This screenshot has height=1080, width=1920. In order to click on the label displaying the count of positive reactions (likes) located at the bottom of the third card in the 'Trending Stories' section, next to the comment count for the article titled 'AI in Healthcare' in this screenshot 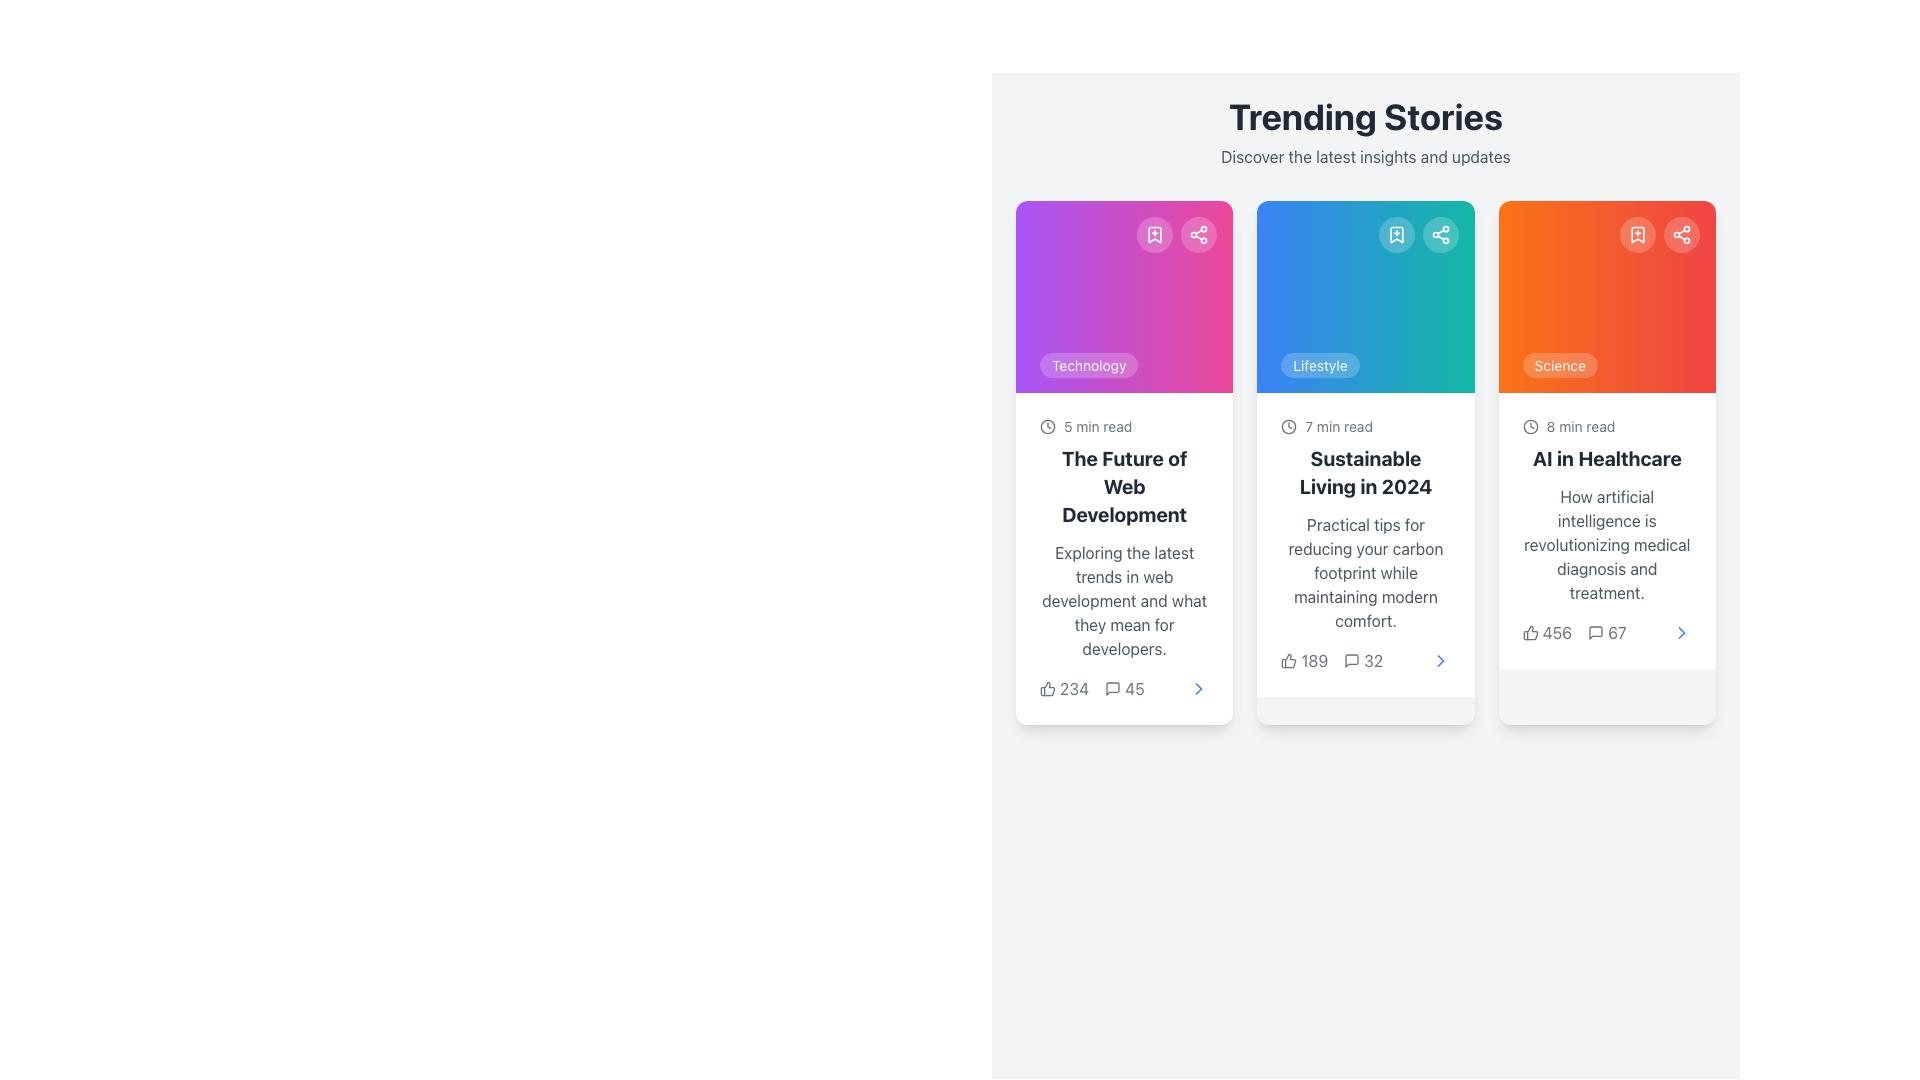, I will do `click(1573, 632)`.